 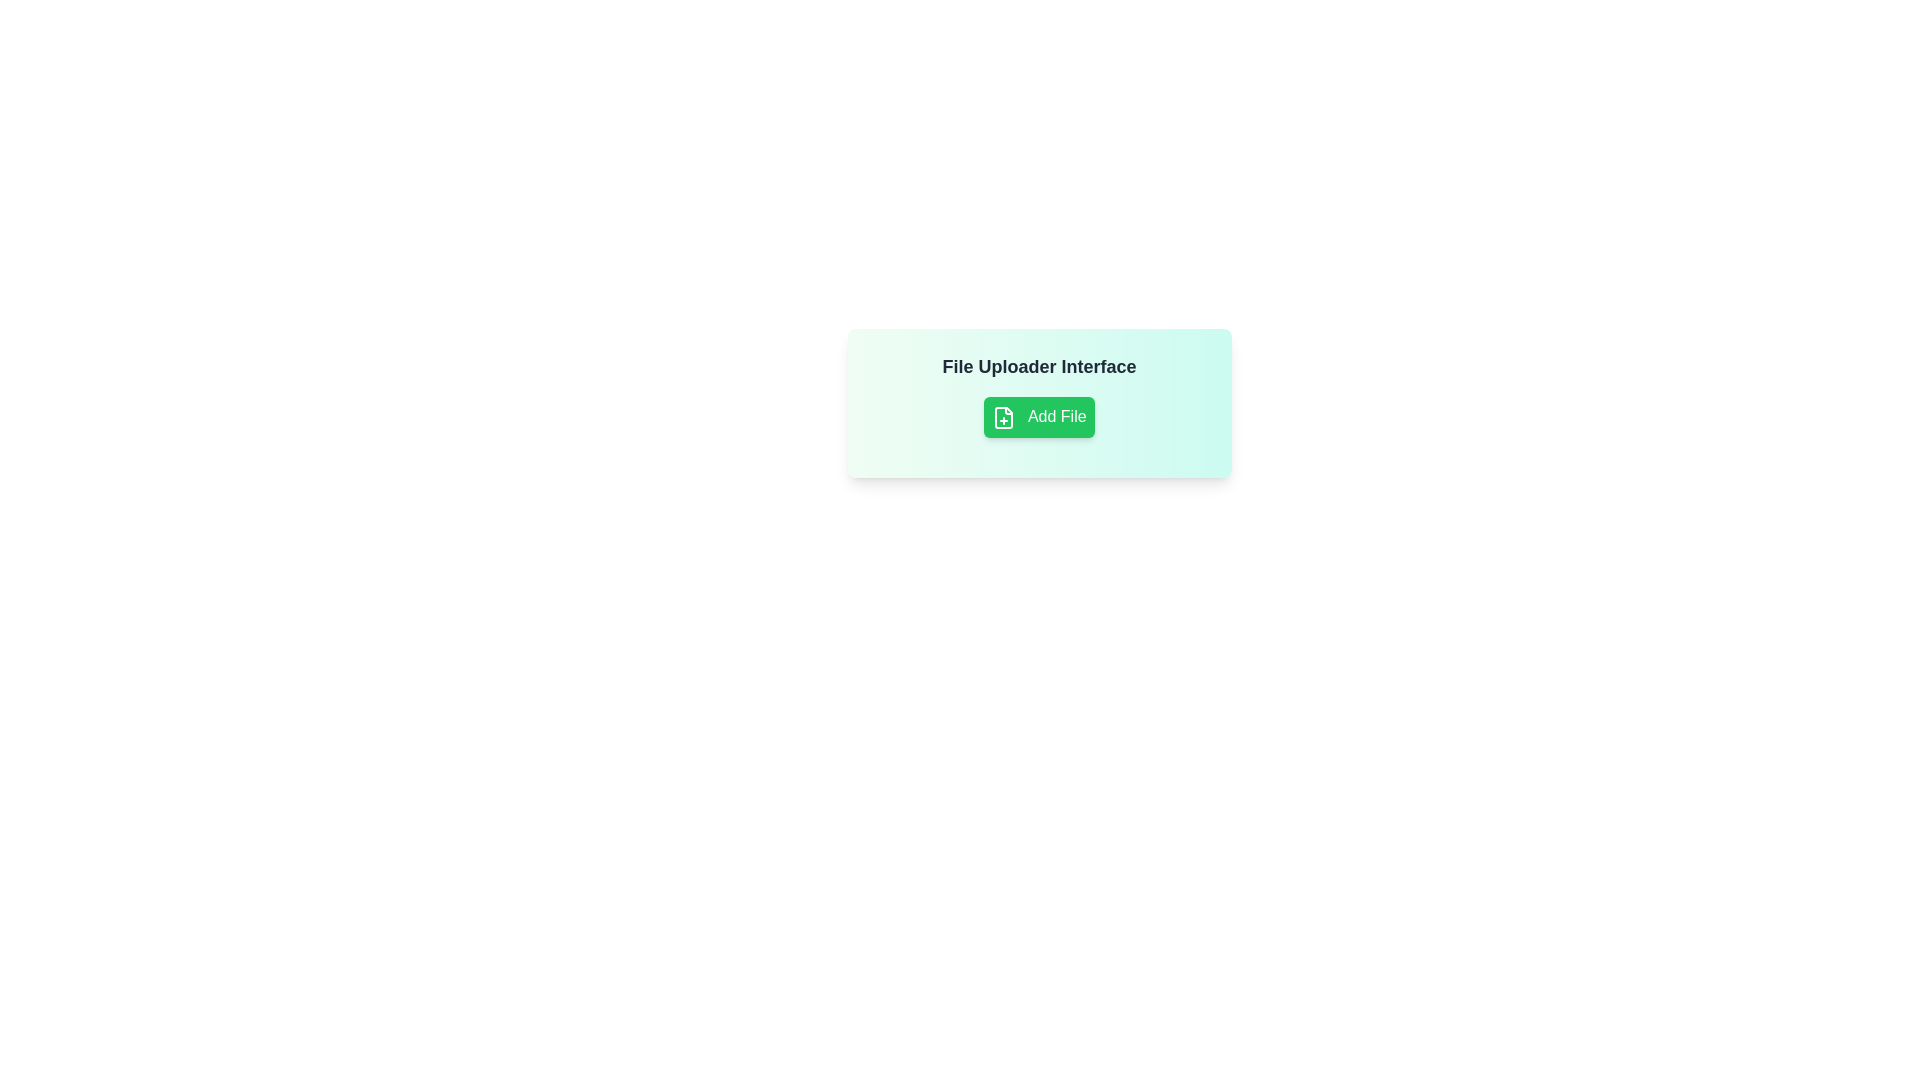 What do you see at coordinates (1039, 403) in the screenshot?
I see `the 'Add File' button in the 'File Uploader Interface' component, which is styled with a green gradient background and features a file icon with a plus symbol` at bounding box center [1039, 403].